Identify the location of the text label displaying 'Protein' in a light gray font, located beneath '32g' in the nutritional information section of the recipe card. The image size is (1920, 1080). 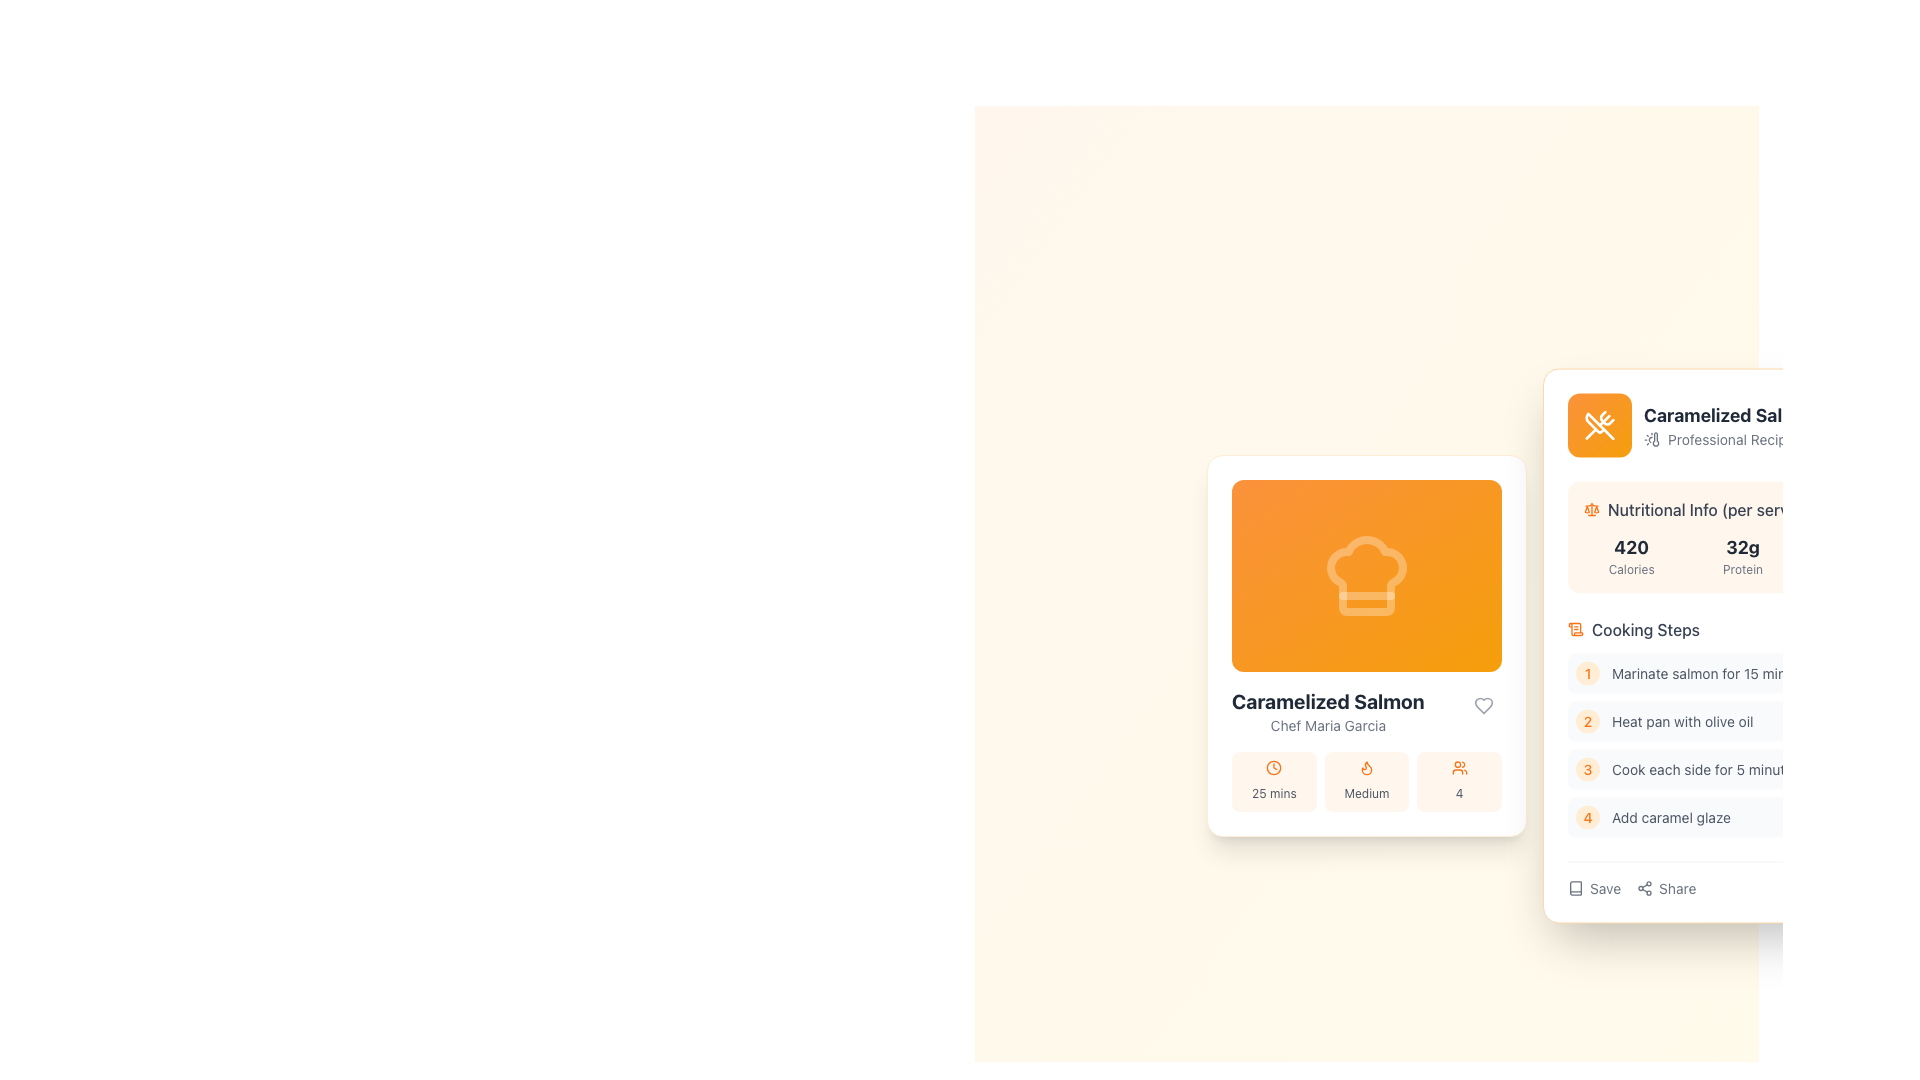
(1741, 569).